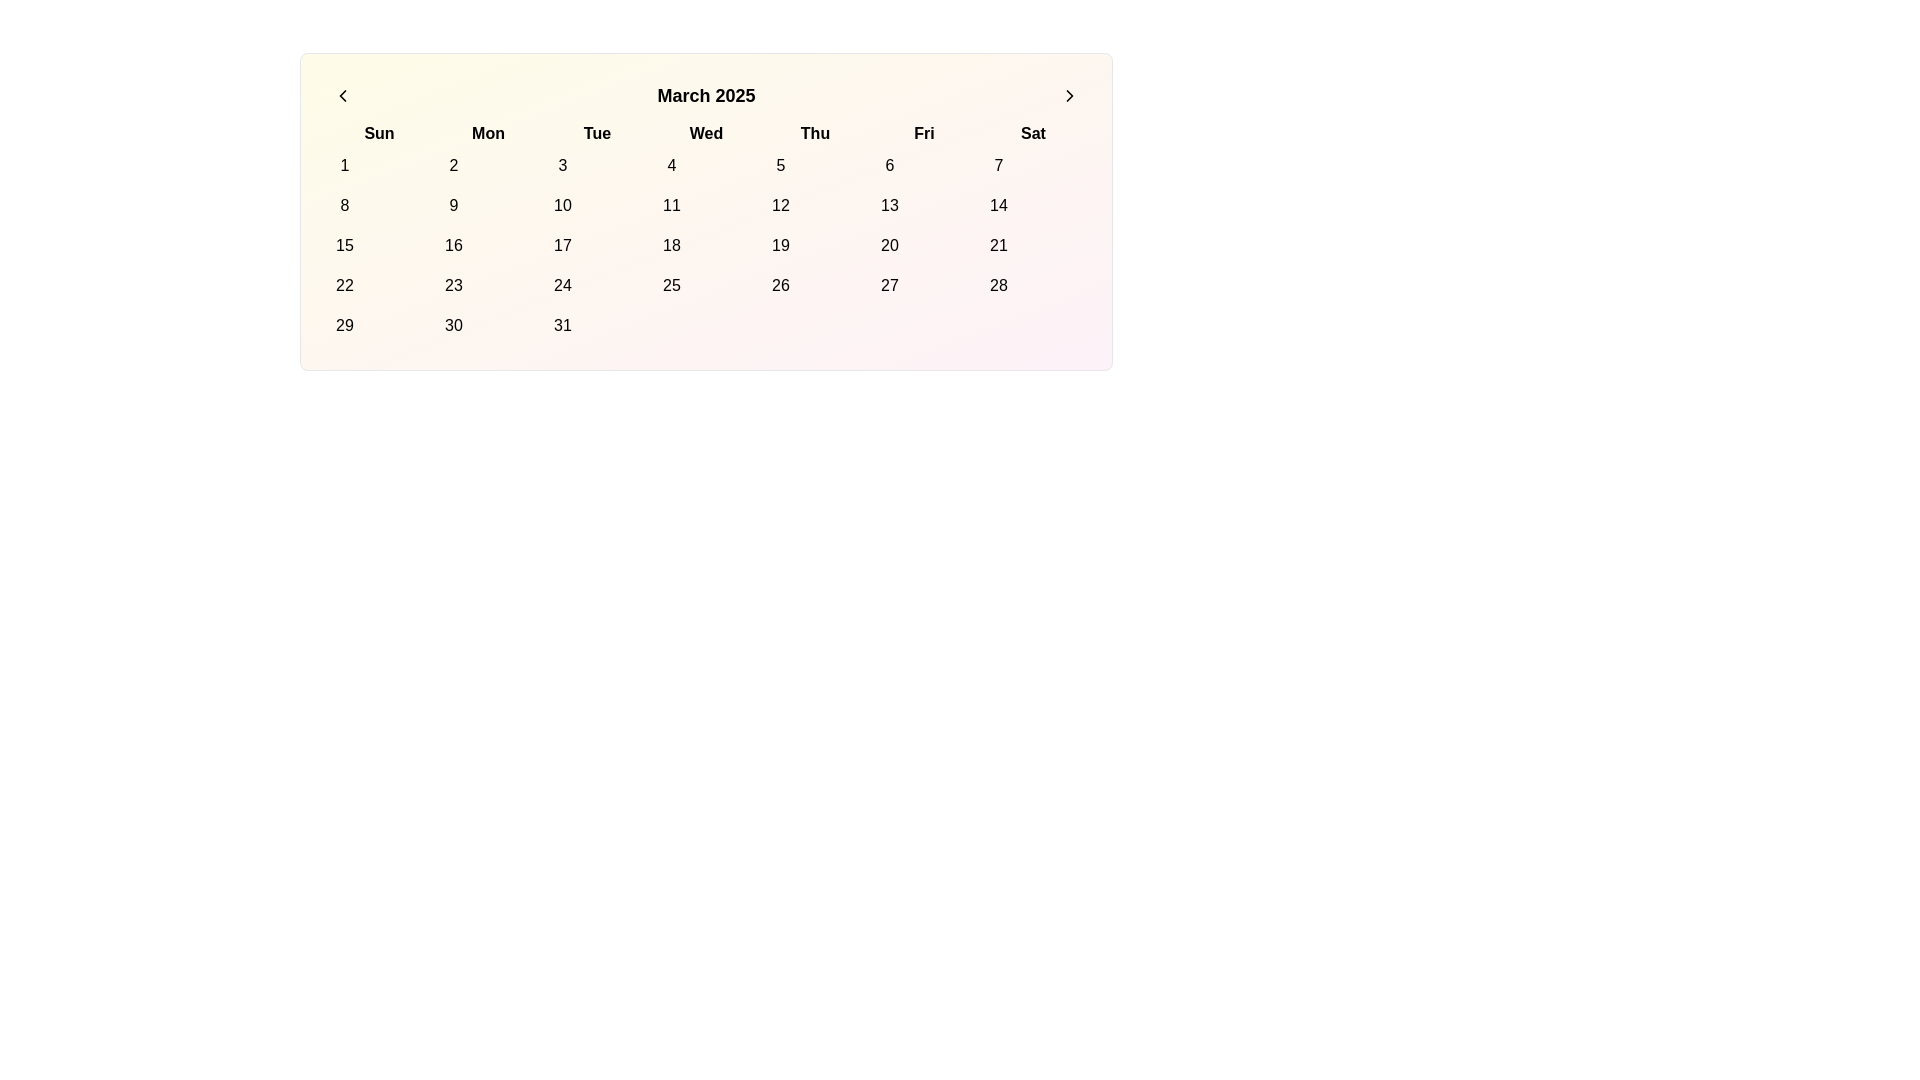  What do you see at coordinates (561, 205) in the screenshot?
I see `the circular button labeled '10' in the calendar grid under 'Tue'` at bounding box center [561, 205].